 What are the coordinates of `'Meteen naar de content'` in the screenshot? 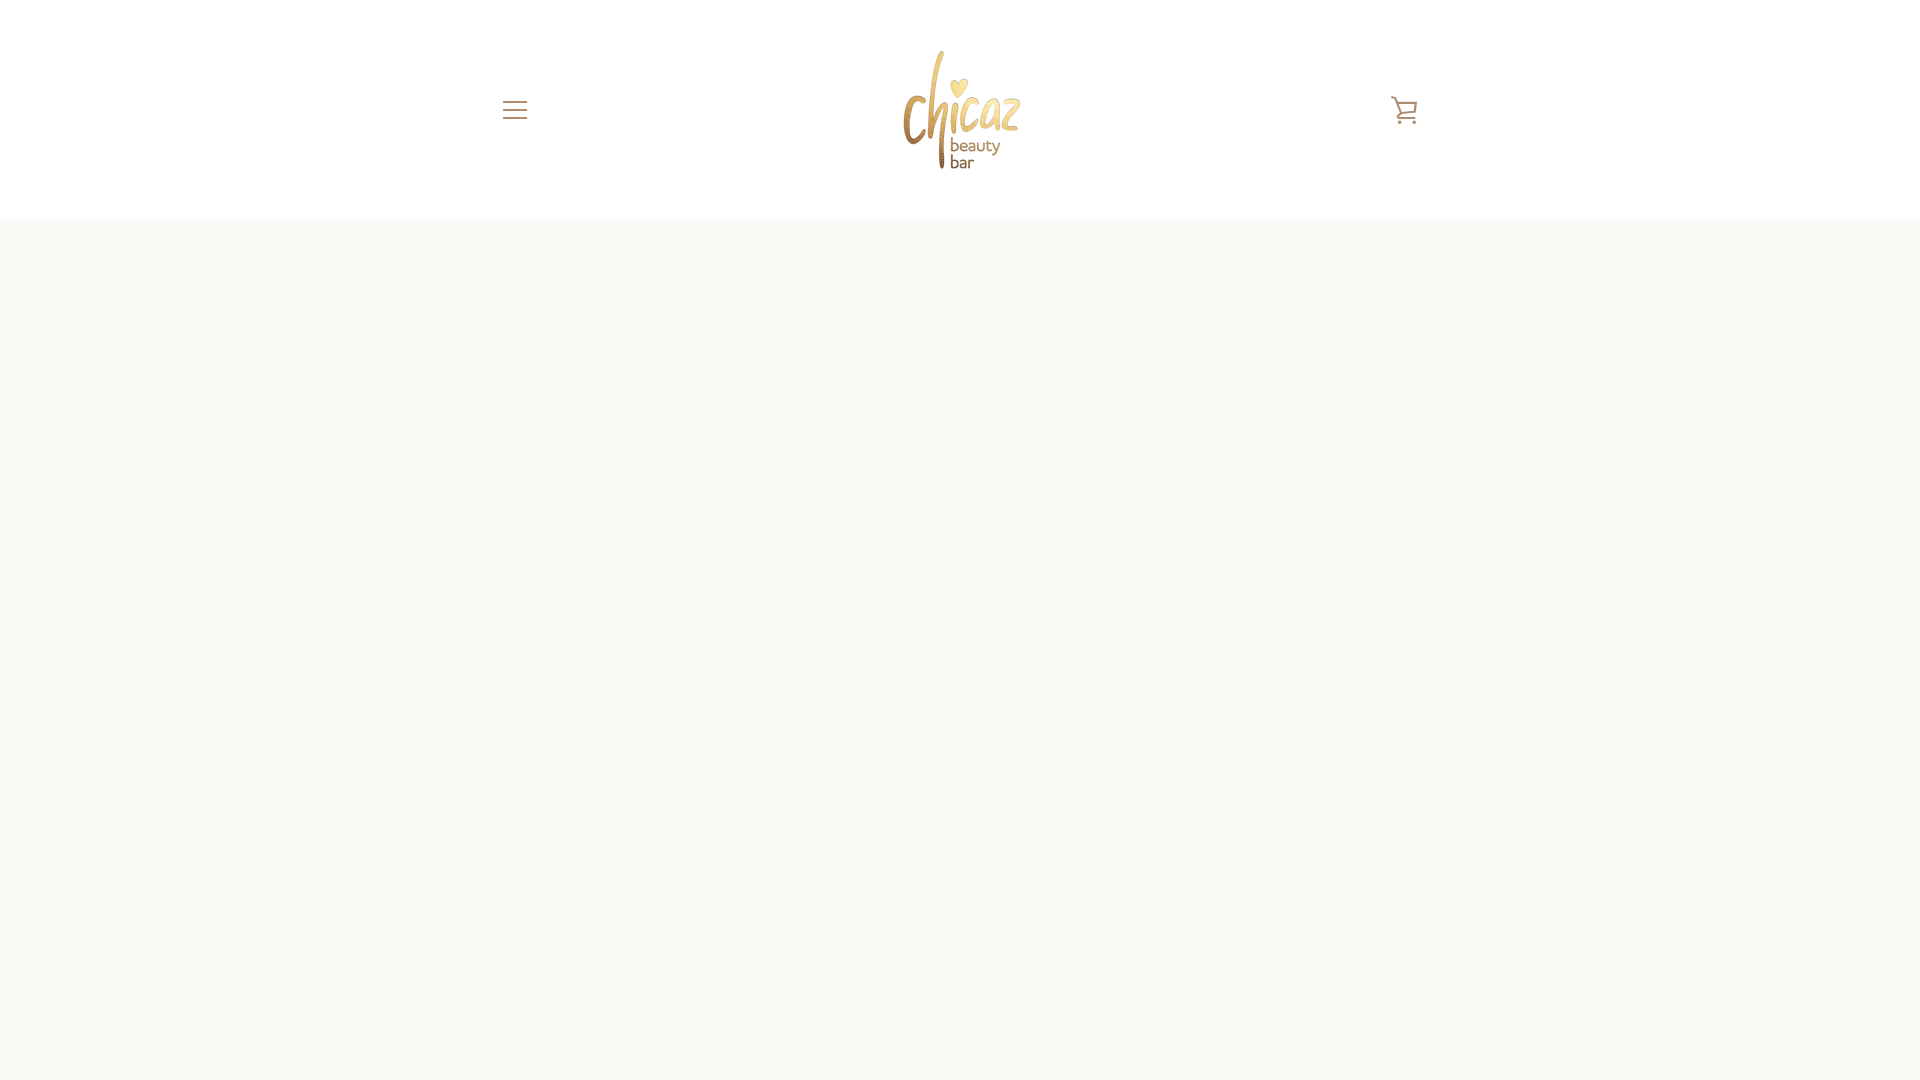 It's located at (0, 0).